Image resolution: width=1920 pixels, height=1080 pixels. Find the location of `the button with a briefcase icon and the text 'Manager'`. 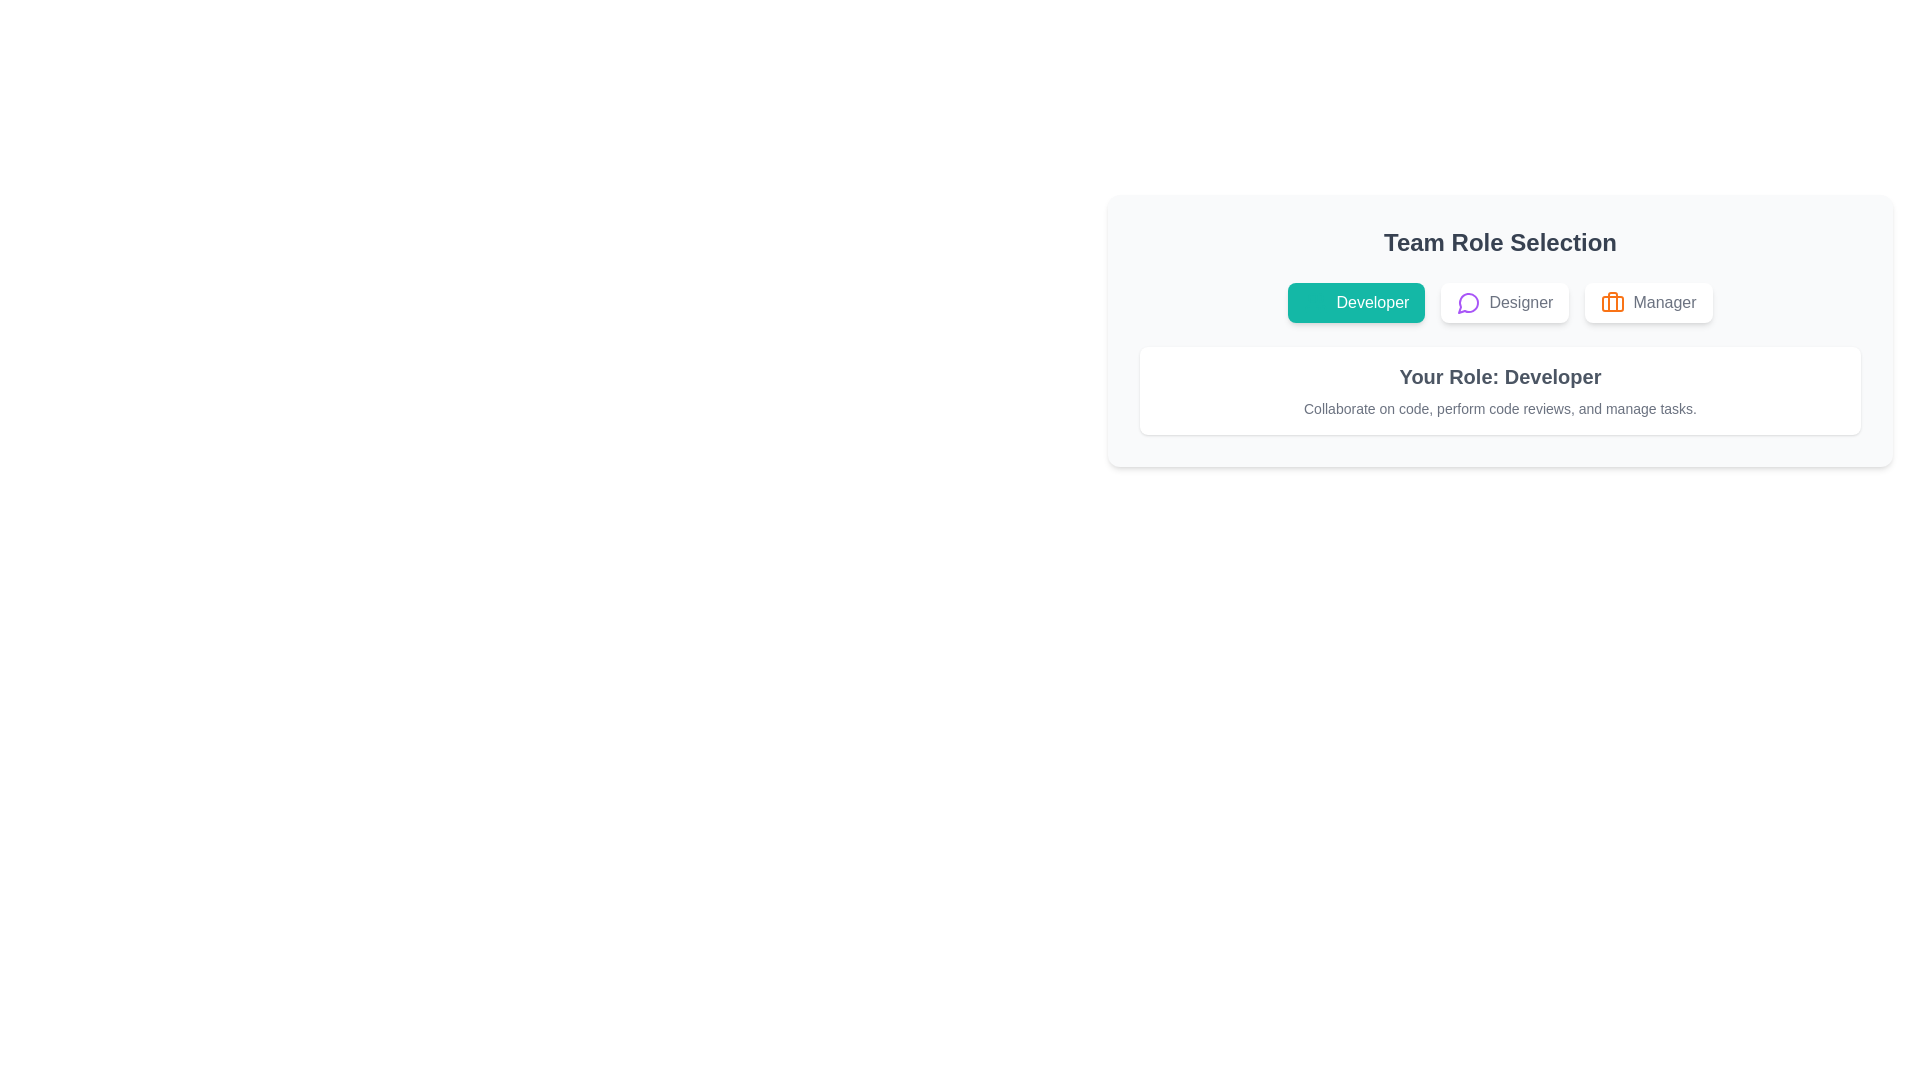

the button with a briefcase icon and the text 'Manager' is located at coordinates (1648, 303).